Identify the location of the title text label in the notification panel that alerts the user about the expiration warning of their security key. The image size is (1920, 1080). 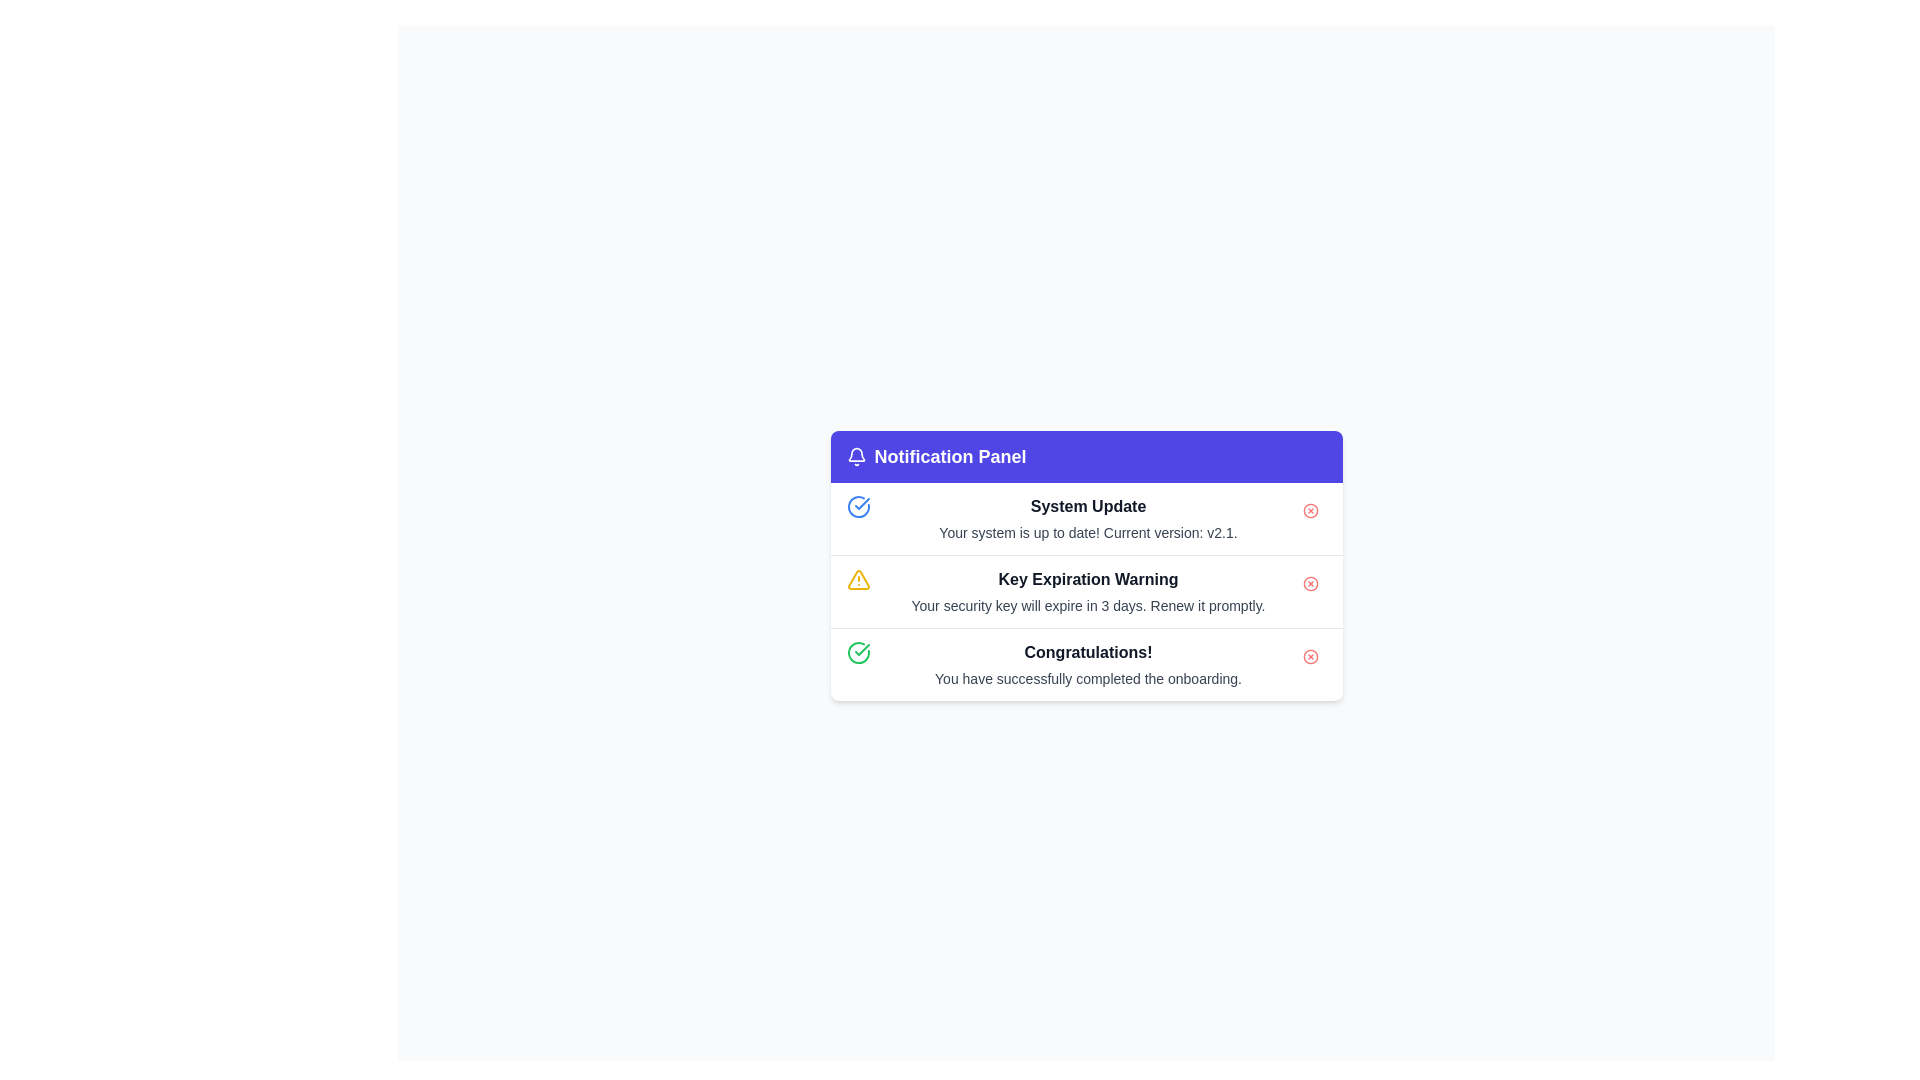
(1087, 579).